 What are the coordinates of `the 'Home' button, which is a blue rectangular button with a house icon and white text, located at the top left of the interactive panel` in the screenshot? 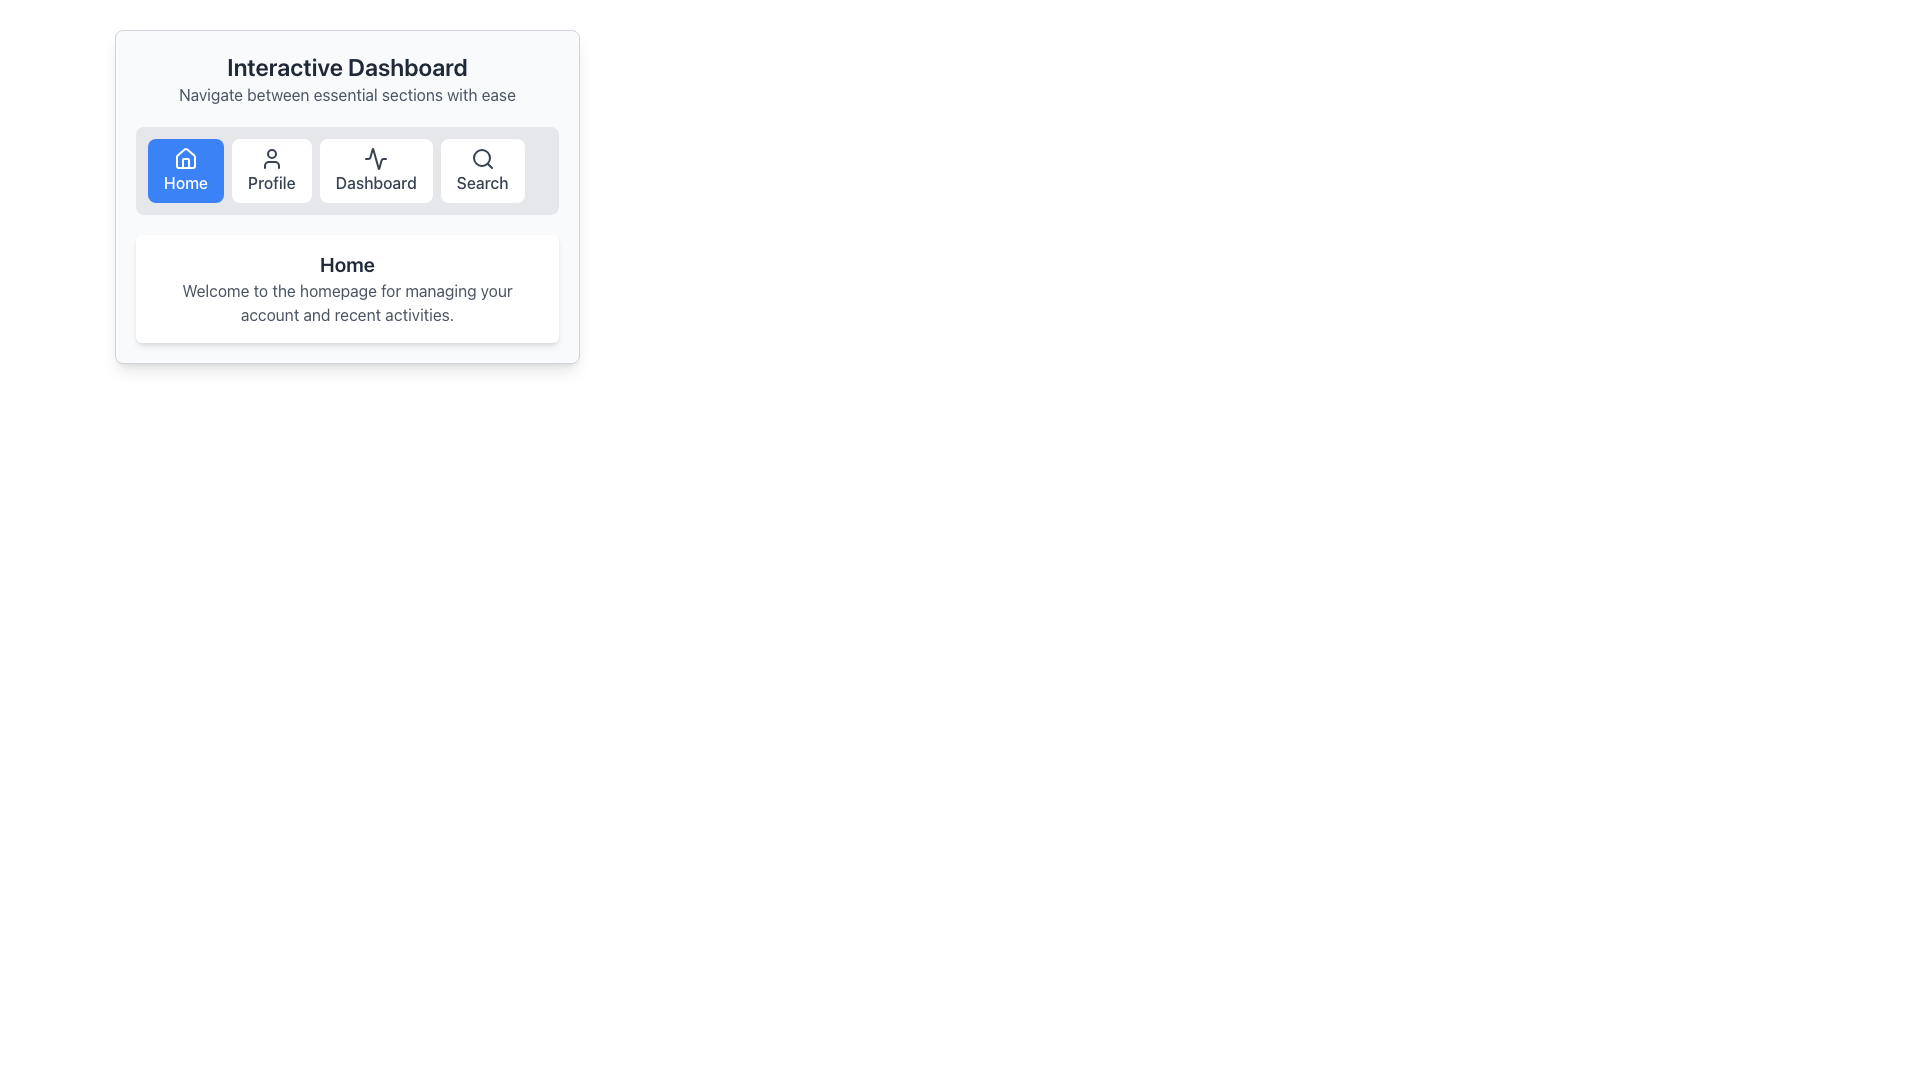 It's located at (186, 169).